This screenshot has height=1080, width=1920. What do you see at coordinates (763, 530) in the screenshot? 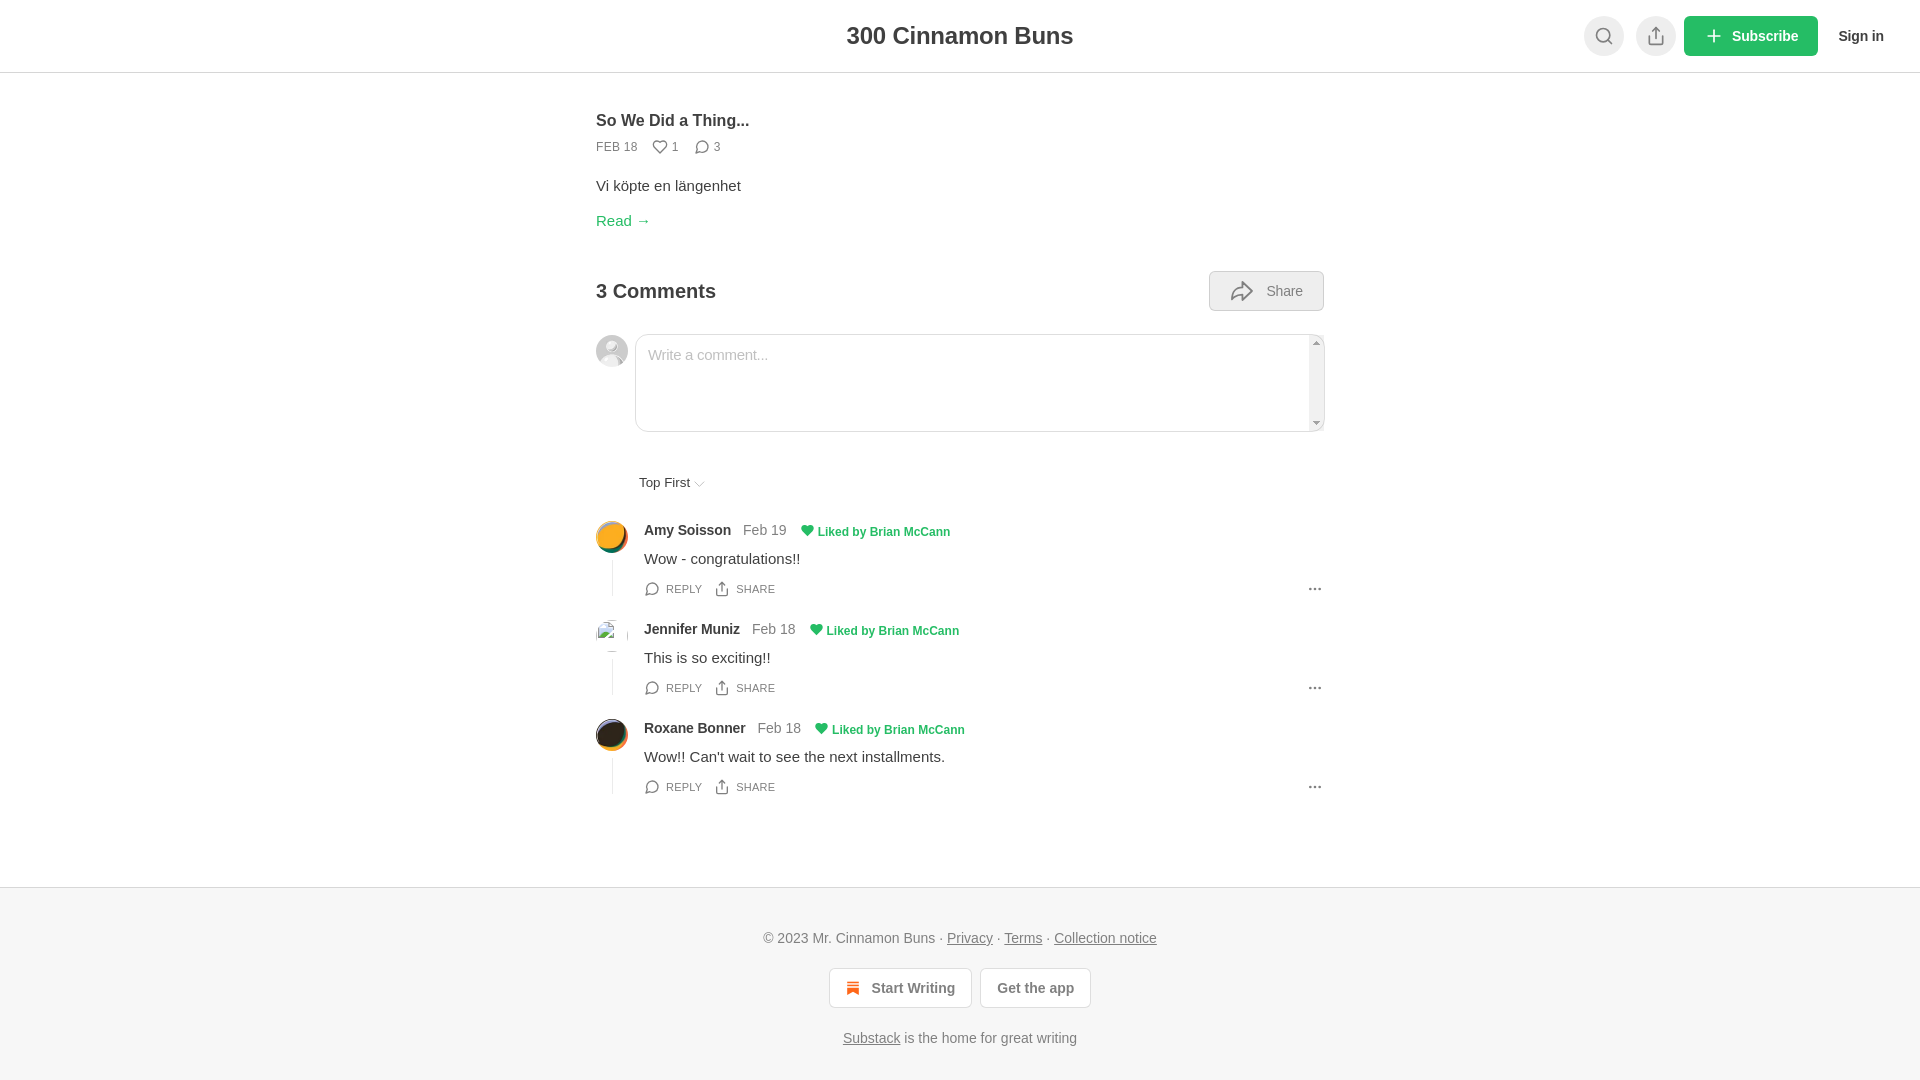
I see `'Feb 19'` at bounding box center [763, 530].